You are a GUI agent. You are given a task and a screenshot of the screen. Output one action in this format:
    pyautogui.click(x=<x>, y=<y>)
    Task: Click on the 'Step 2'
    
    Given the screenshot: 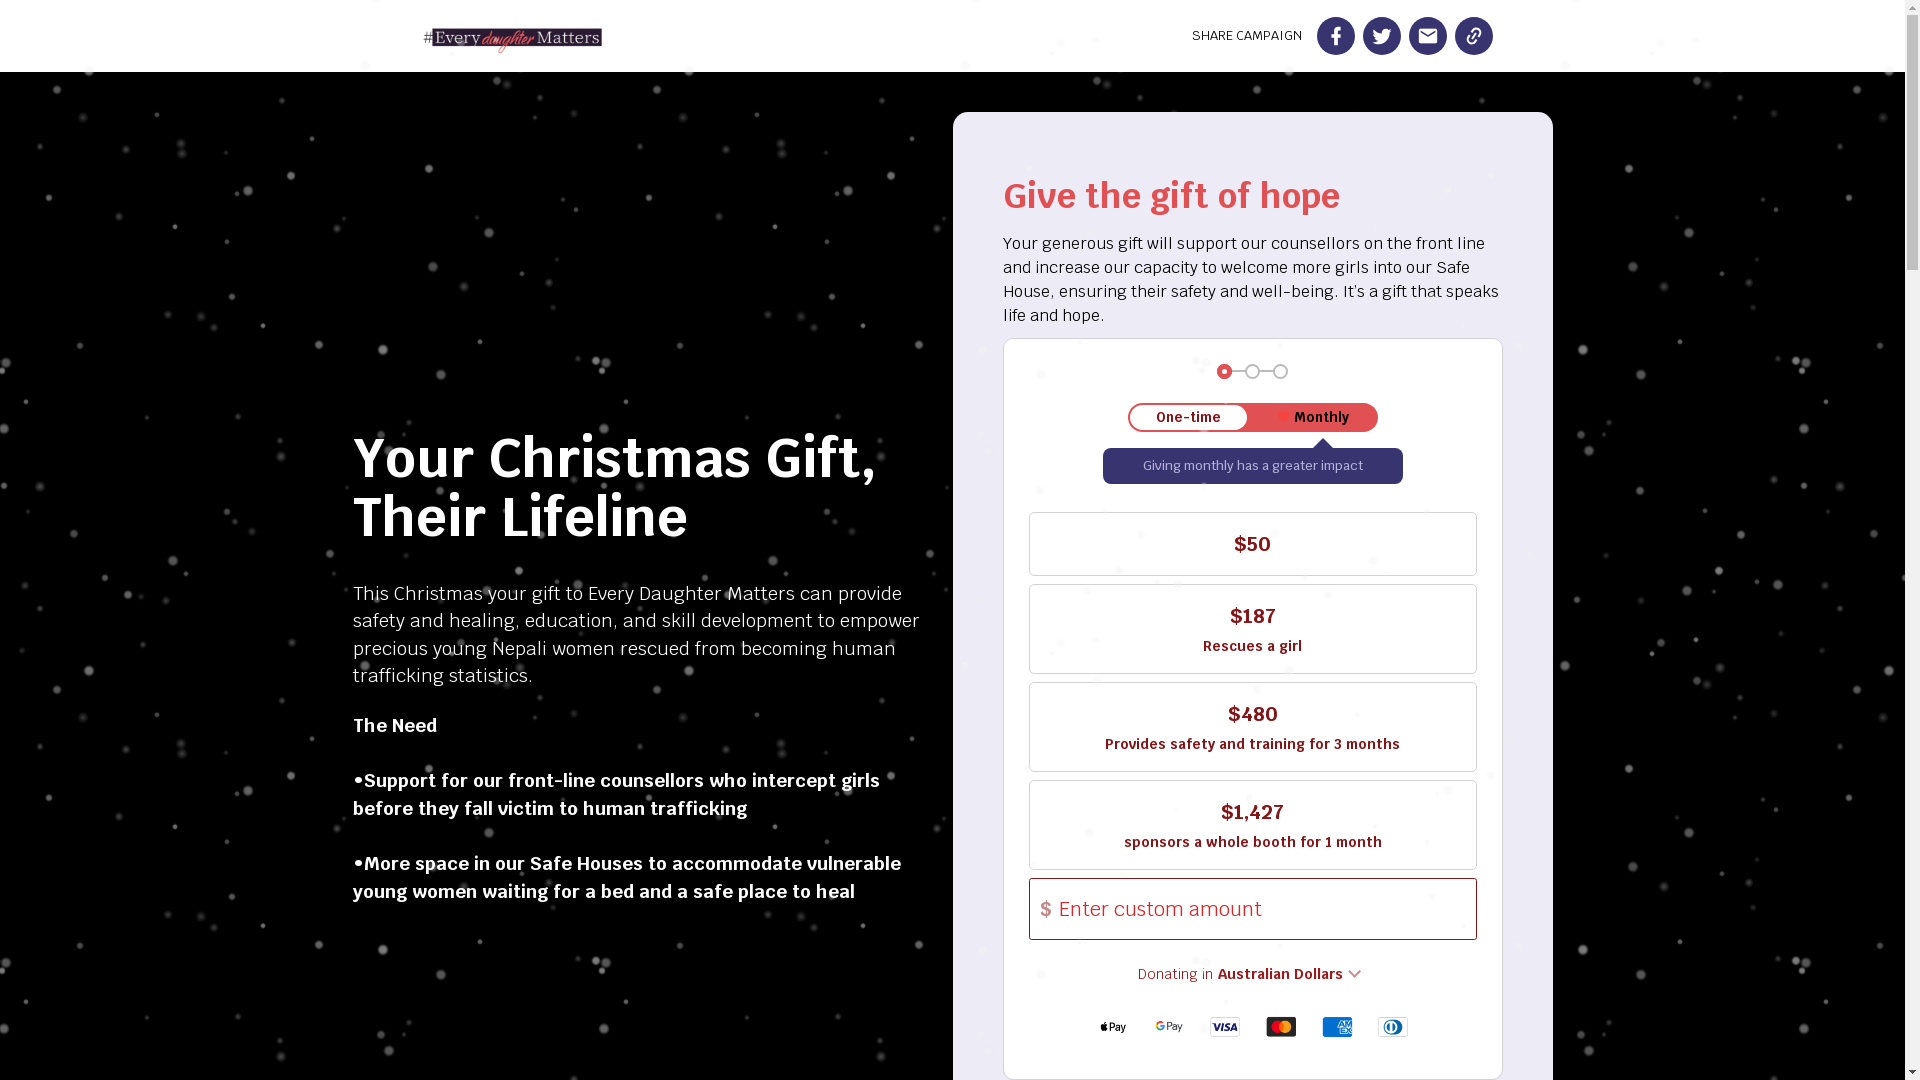 What is the action you would take?
    pyautogui.click(x=1251, y=371)
    